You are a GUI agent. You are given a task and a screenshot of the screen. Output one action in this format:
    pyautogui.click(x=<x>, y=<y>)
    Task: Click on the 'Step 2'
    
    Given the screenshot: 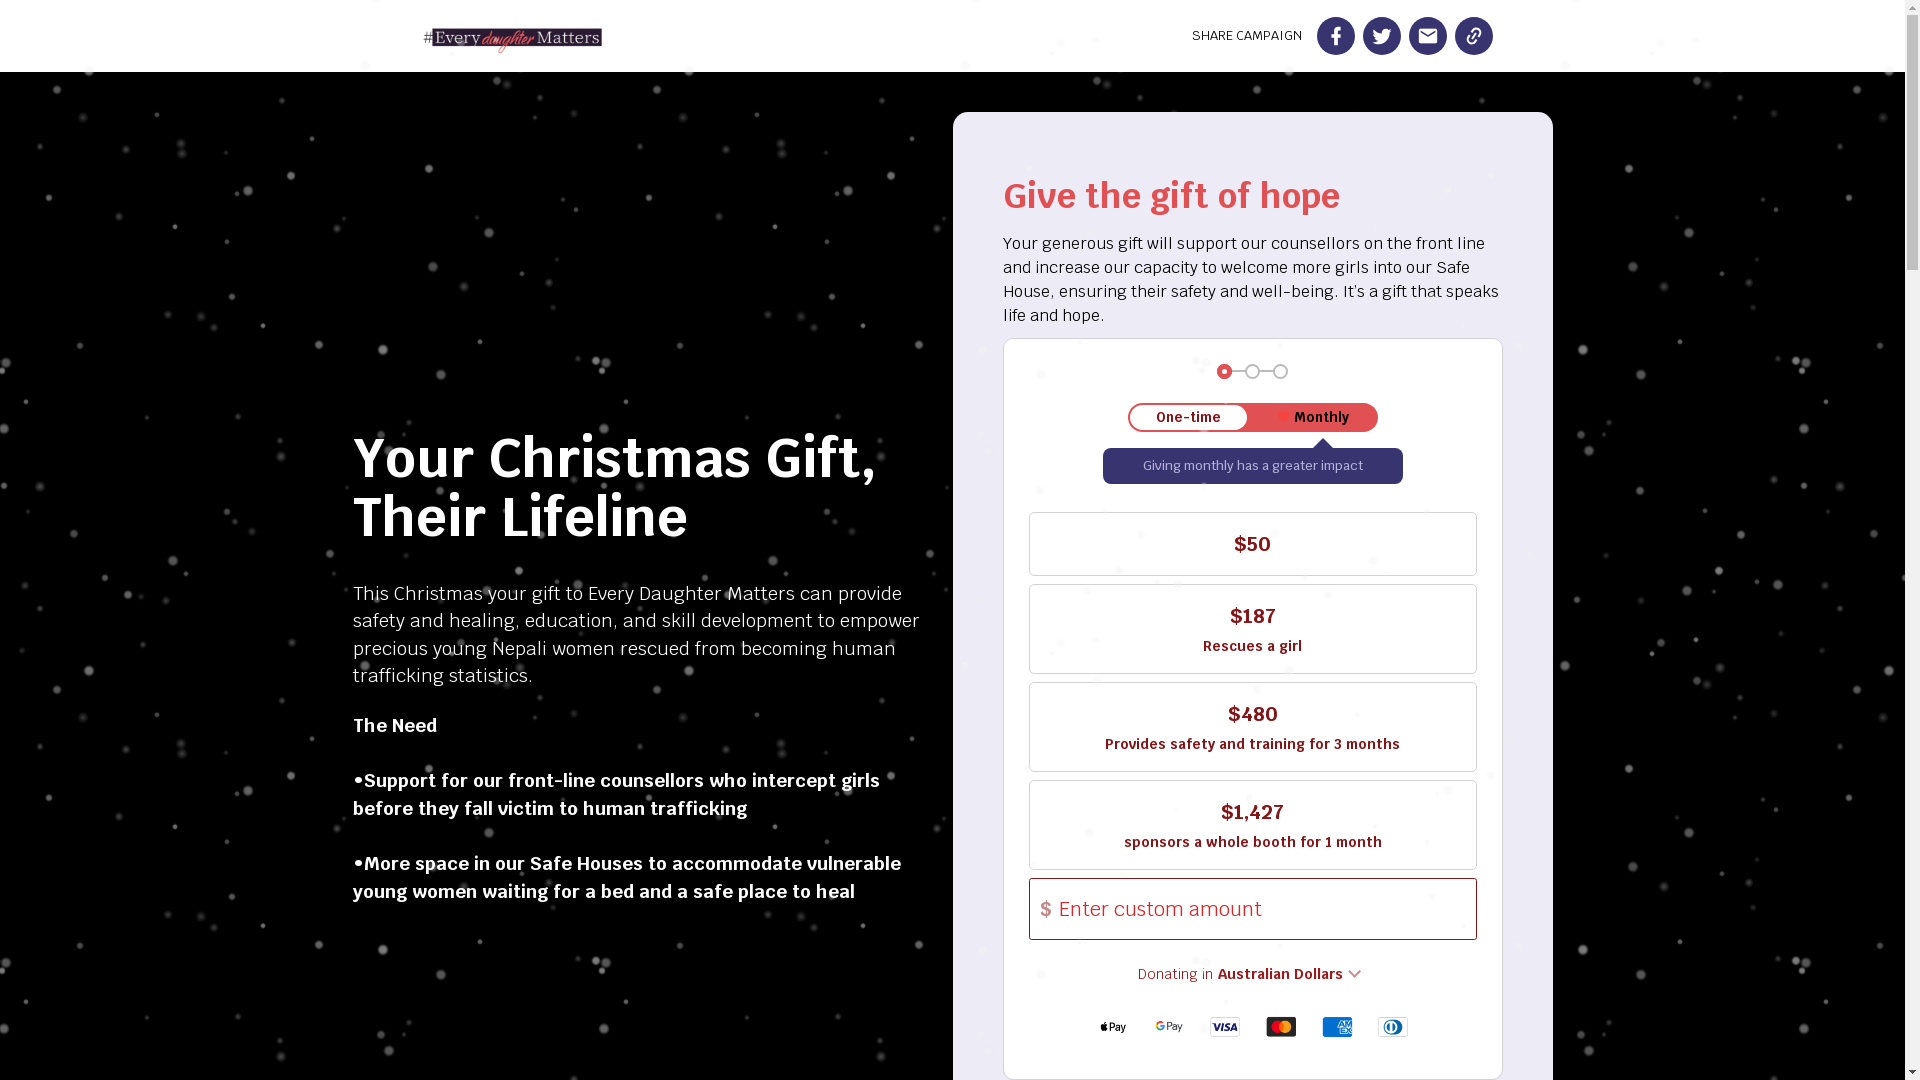 What is the action you would take?
    pyautogui.click(x=1251, y=371)
    